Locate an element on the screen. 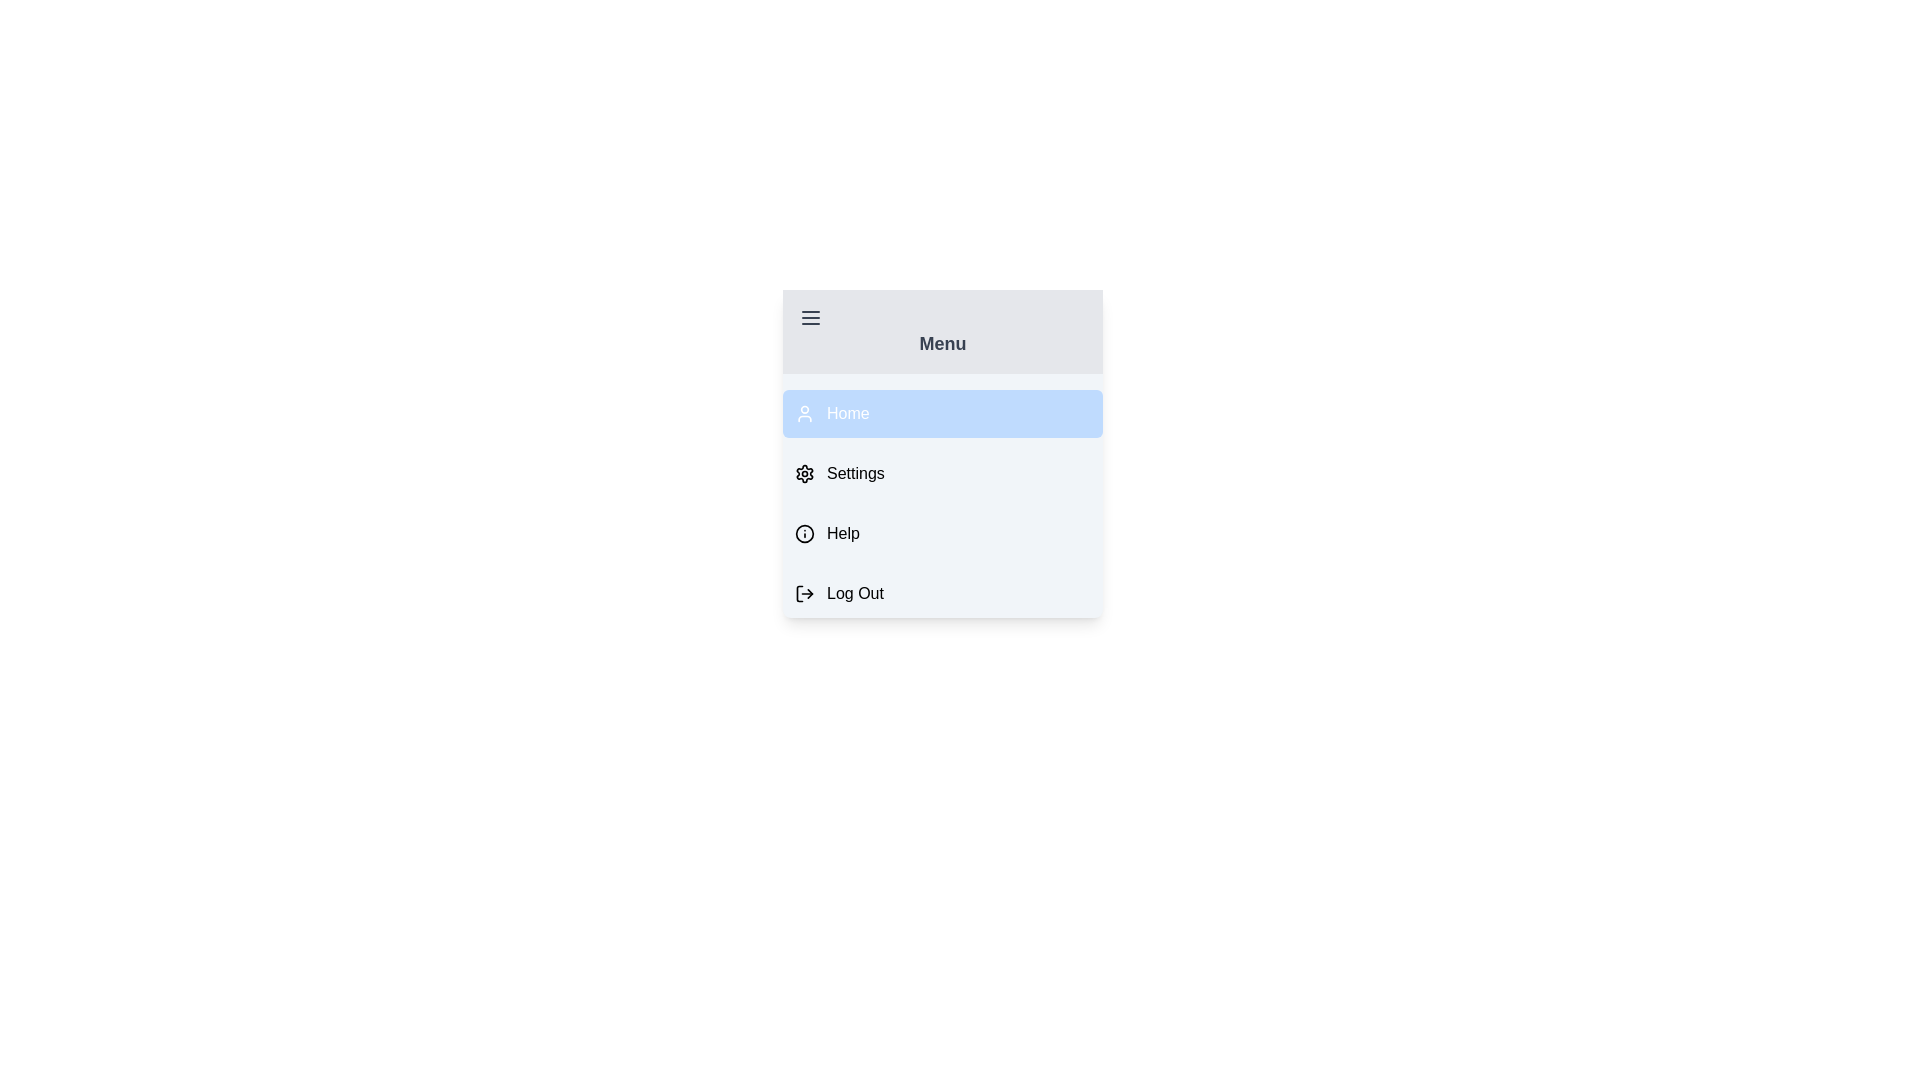 This screenshot has height=1080, width=1920. the icon of the menu item labeled Log Out to inspect it is located at coordinates (805, 593).